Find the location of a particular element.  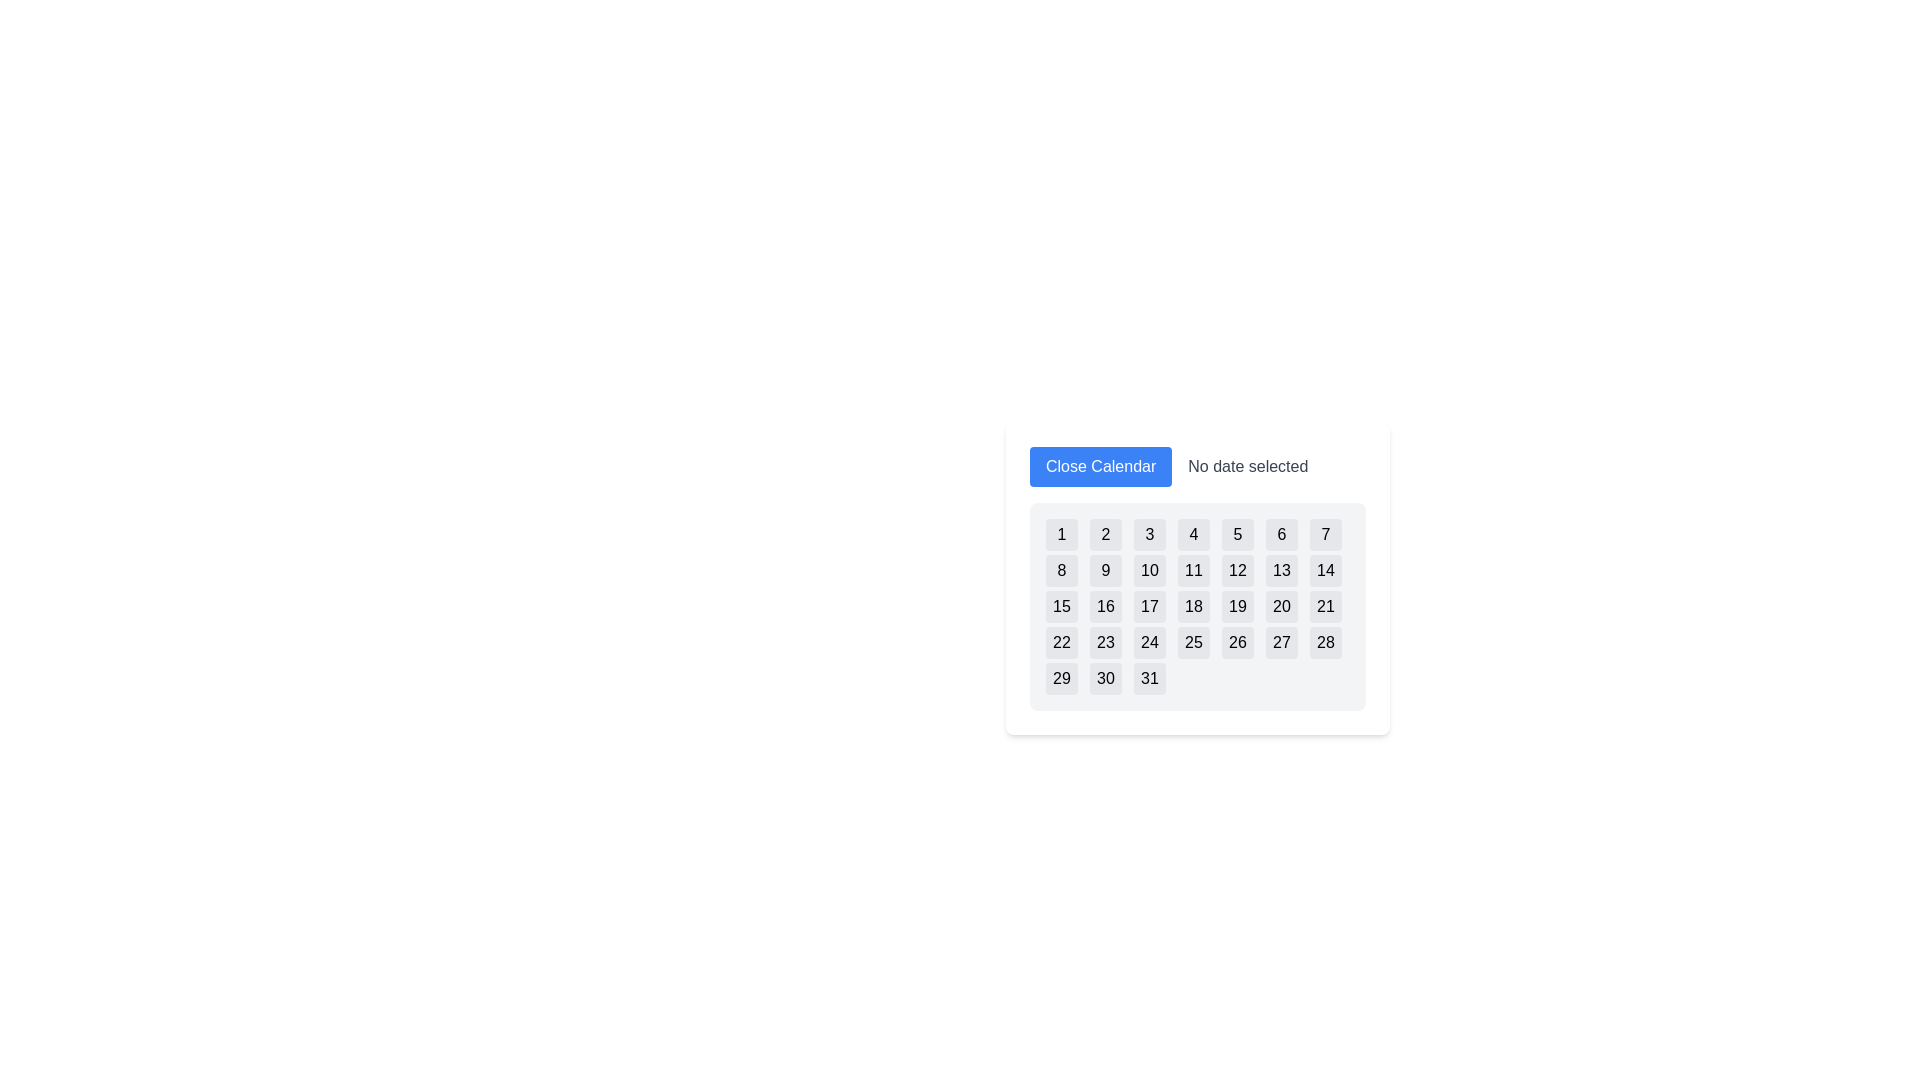

the first day button in the calendar interface is located at coordinates (1060, 534).